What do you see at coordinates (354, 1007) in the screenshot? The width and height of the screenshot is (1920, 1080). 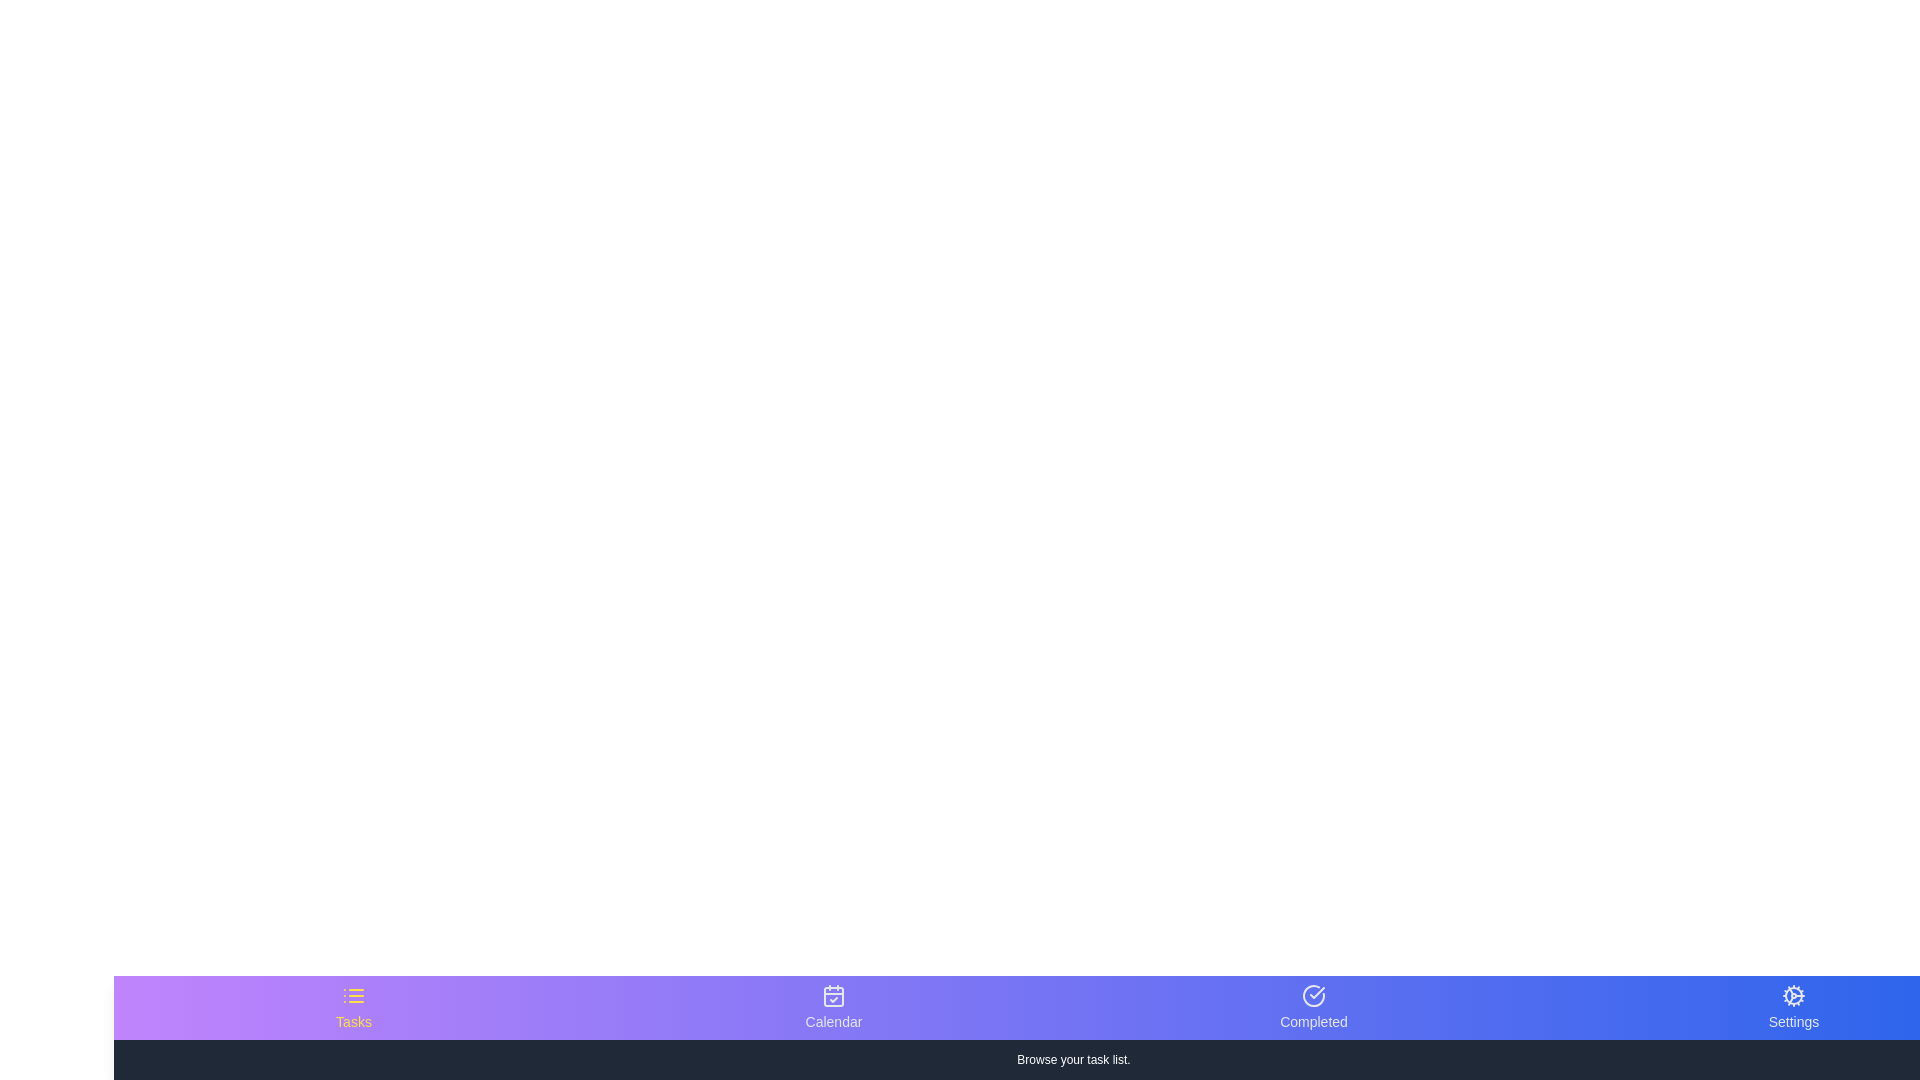 I see `the navigation icon corresponding to Tasks` at bounding box center [354, 1007].